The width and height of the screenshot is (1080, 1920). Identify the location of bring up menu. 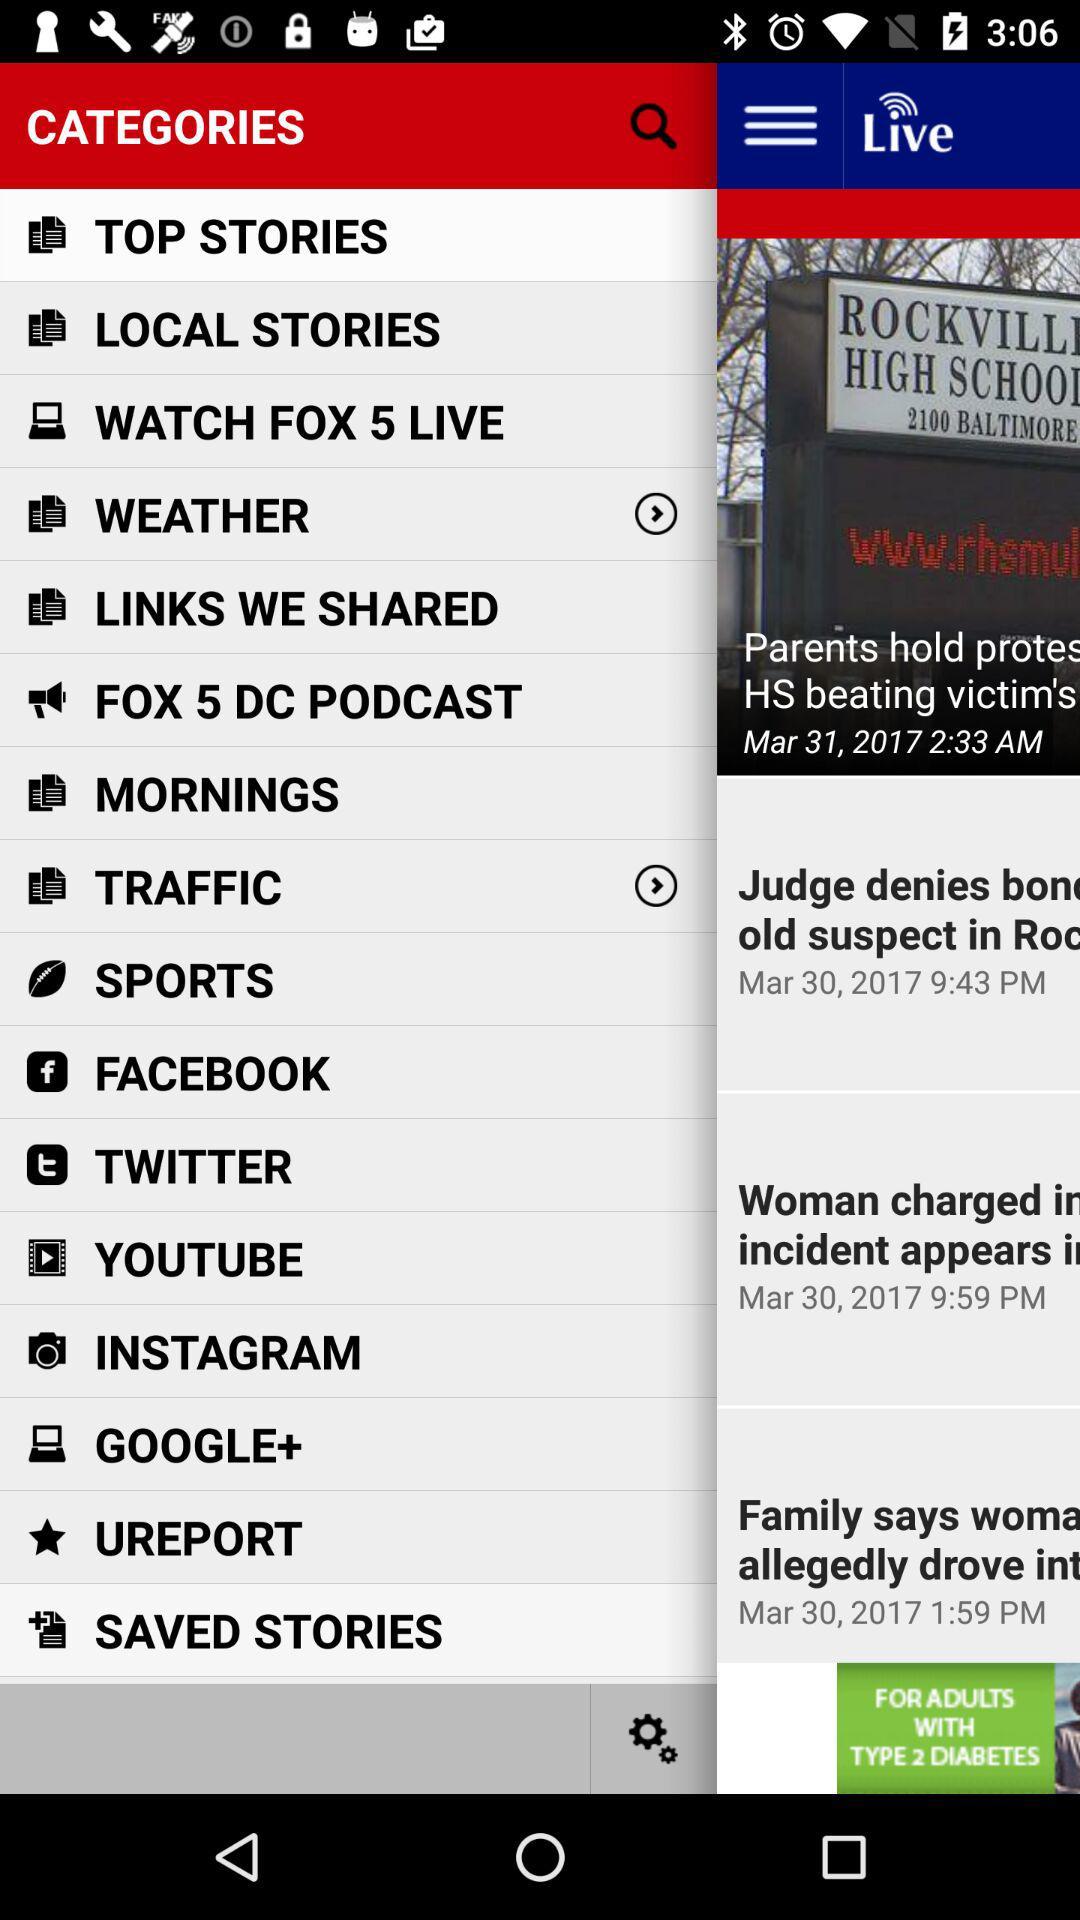
(778, 124).